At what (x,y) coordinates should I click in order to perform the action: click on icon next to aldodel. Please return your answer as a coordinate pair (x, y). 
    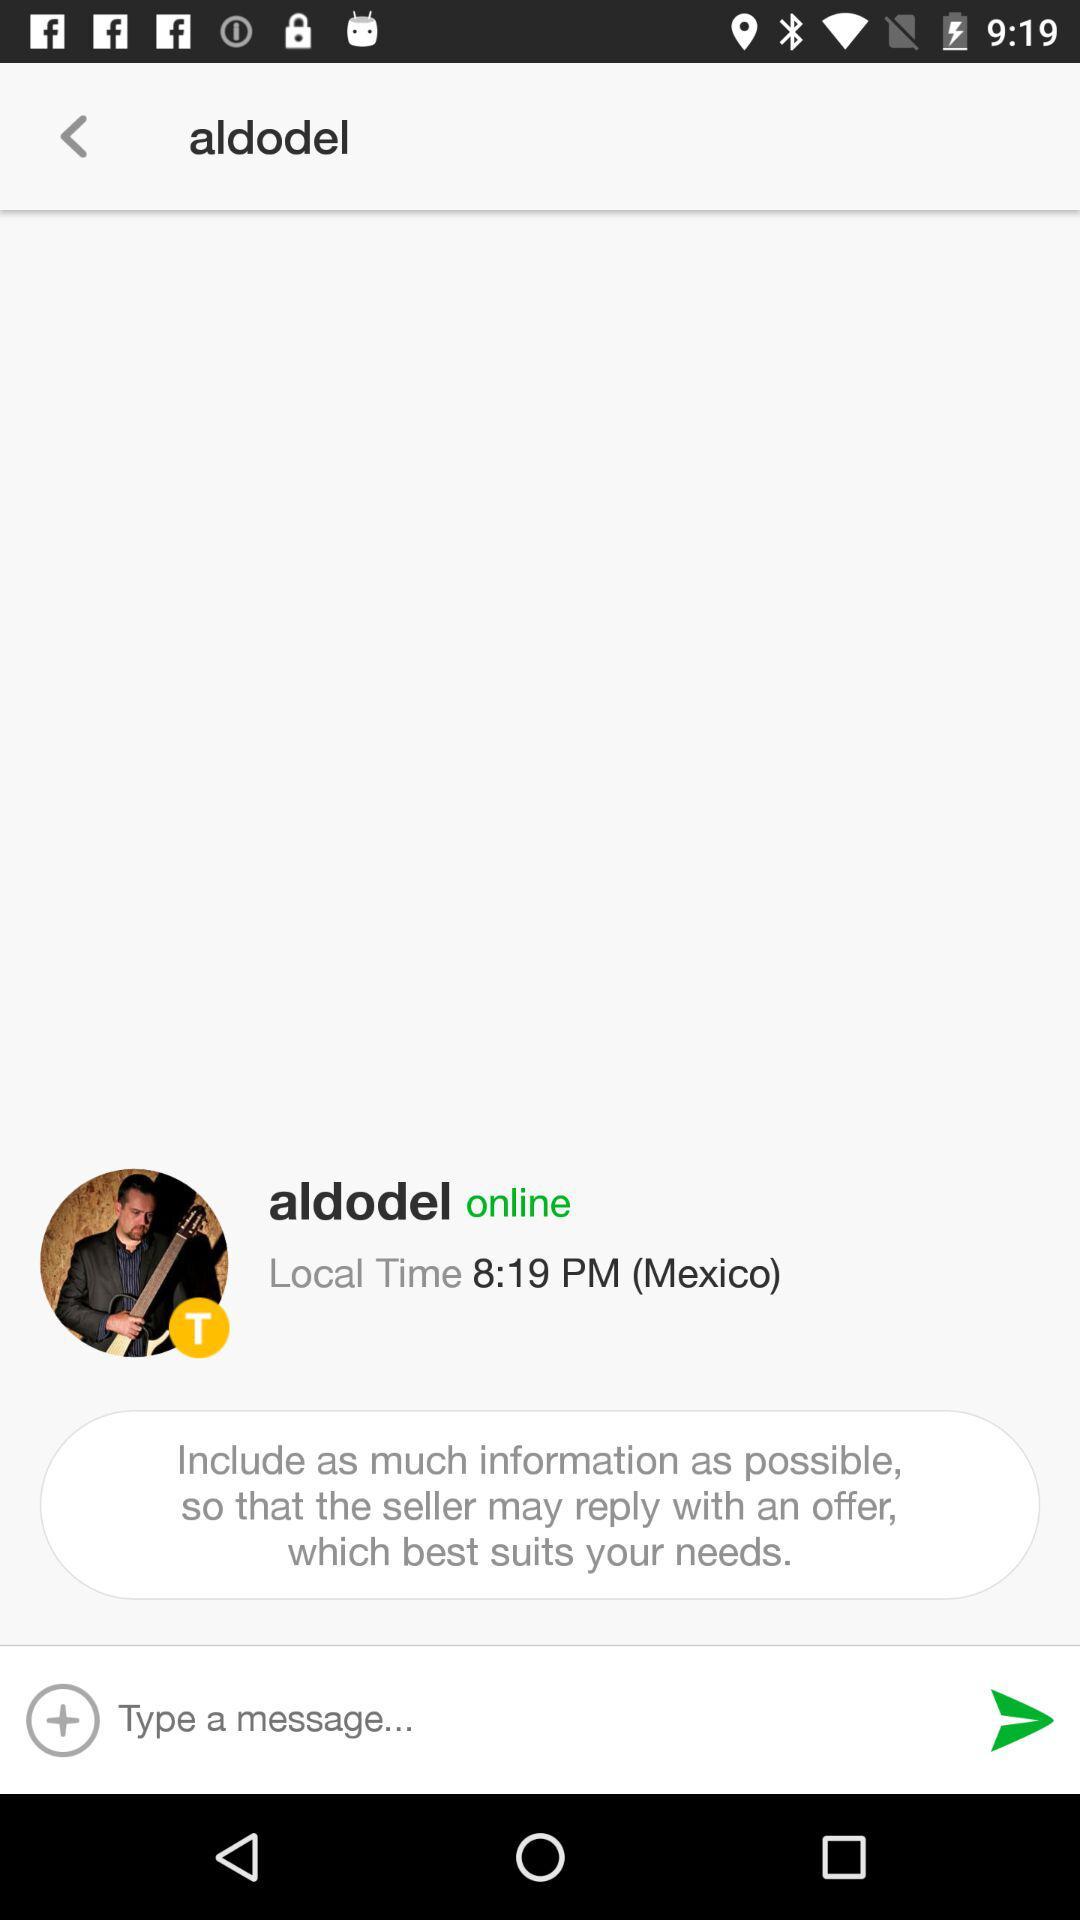
    Looking at the image, I should click on (72, 135).